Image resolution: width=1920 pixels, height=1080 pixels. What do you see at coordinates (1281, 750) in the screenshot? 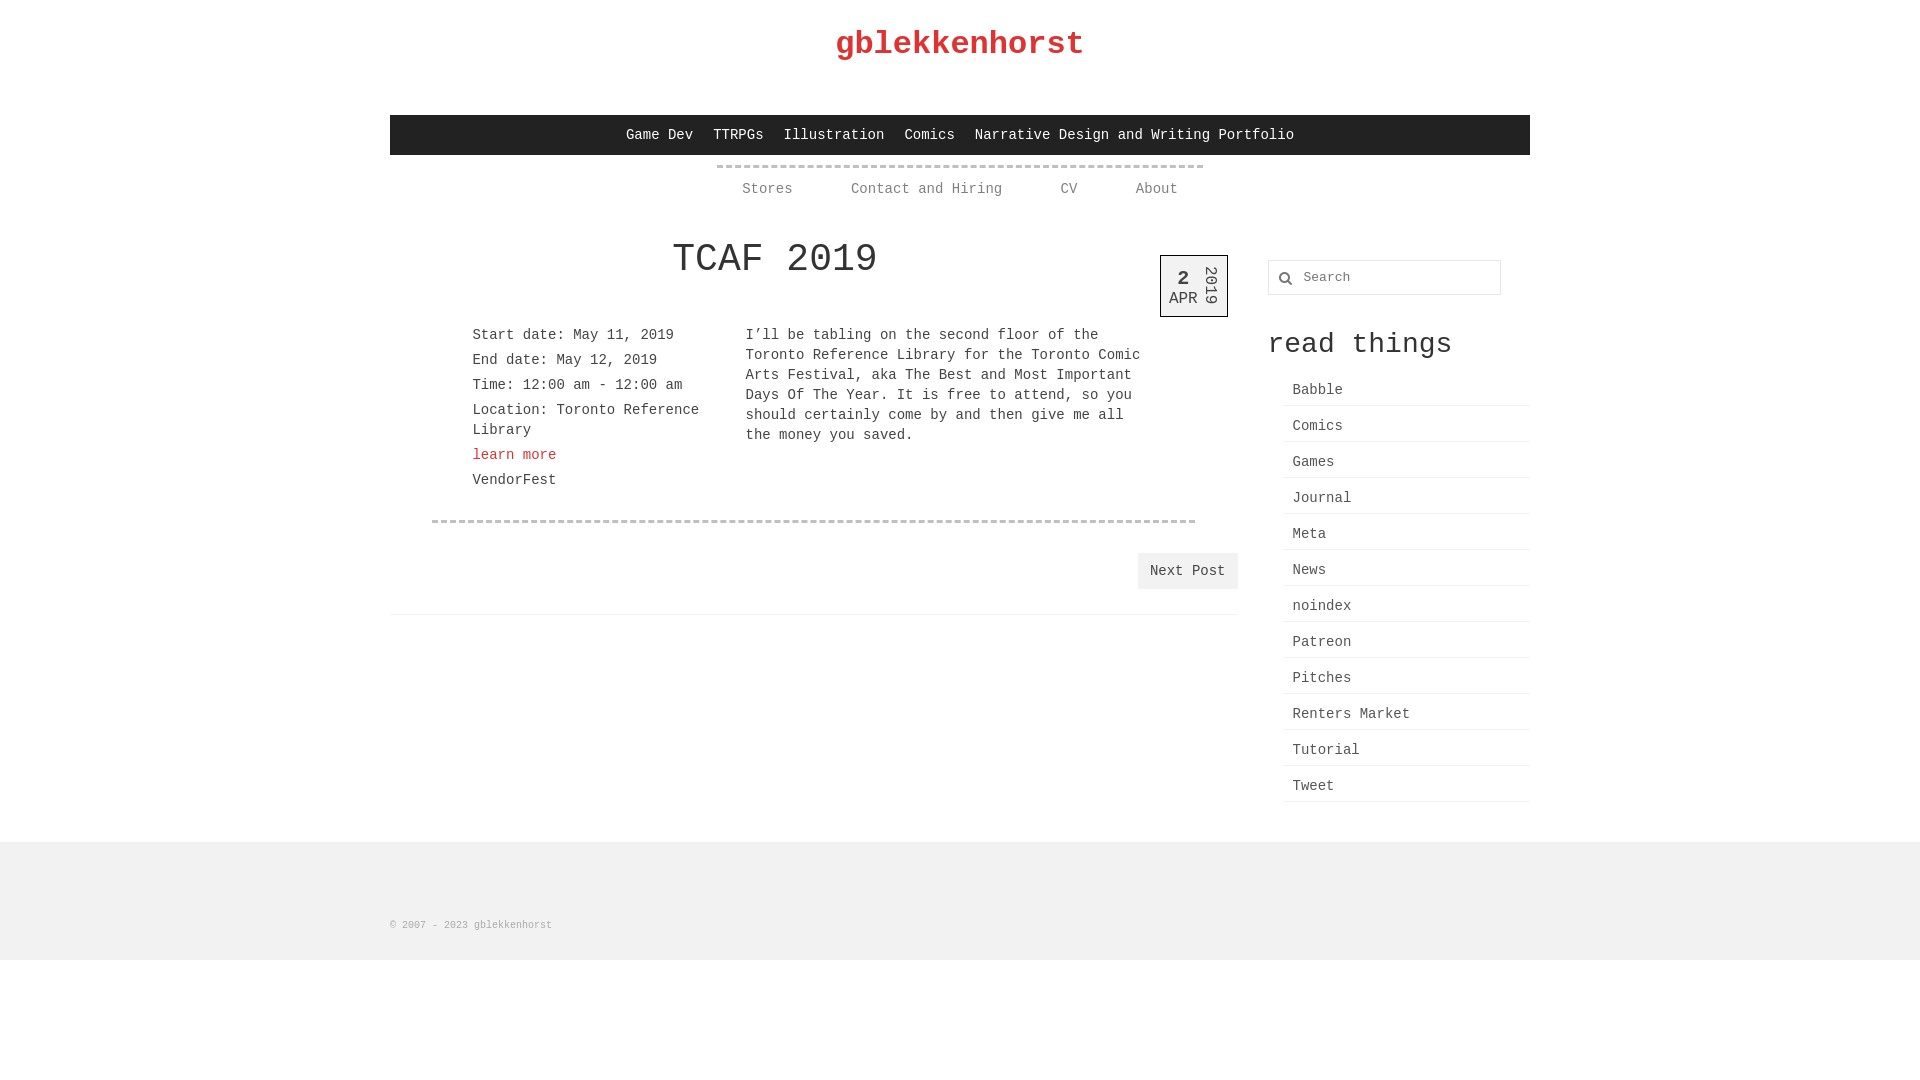
I see `'Tutorial'` at bounding box center [1281, 750].